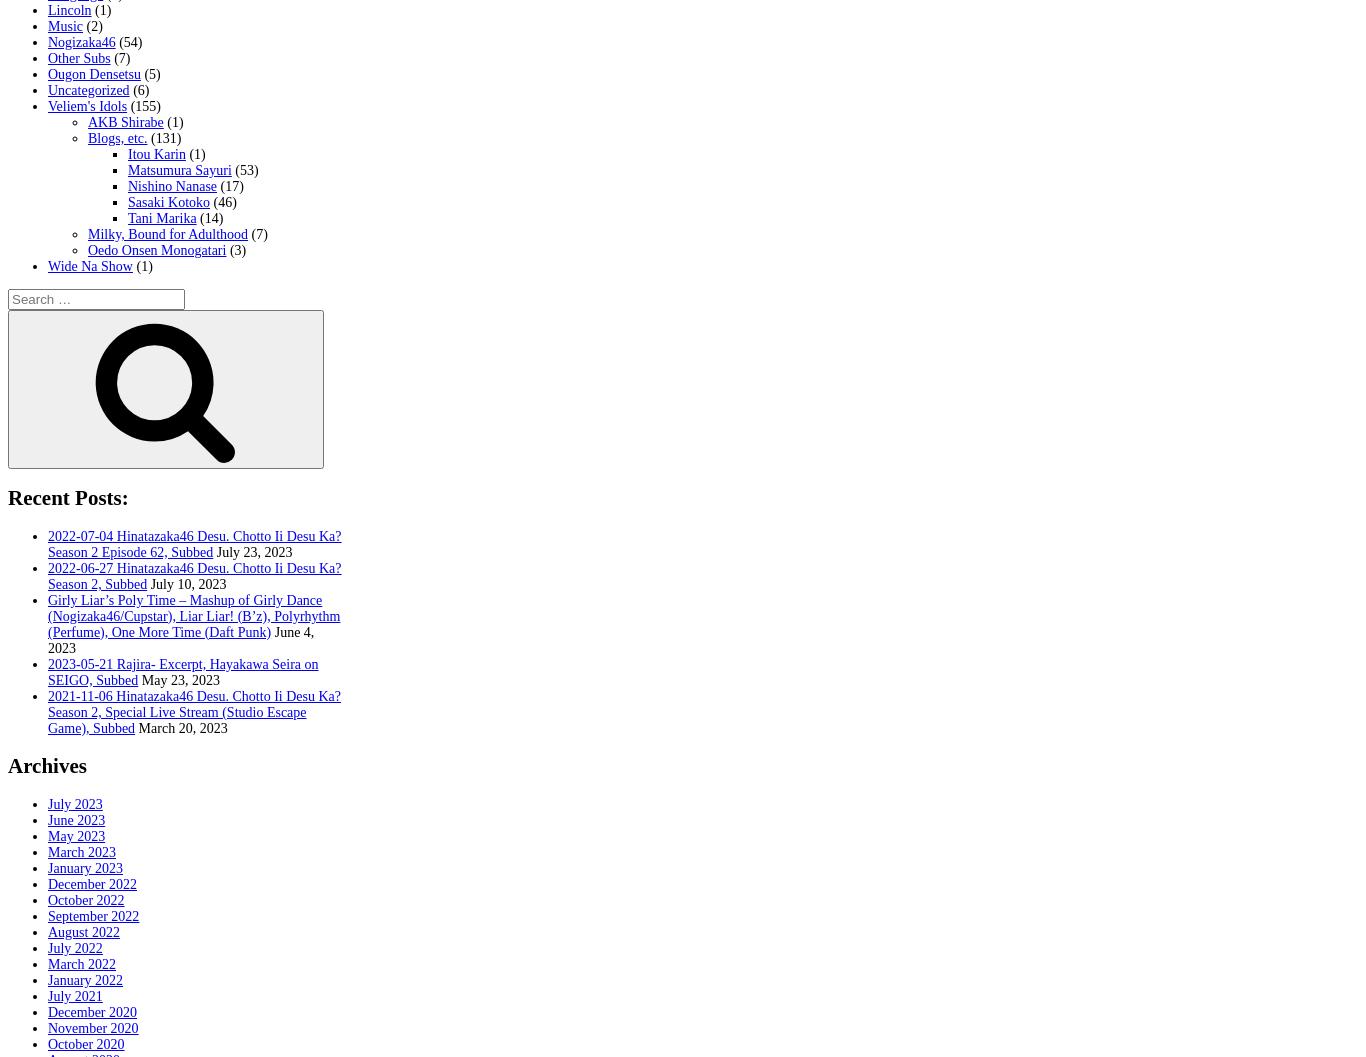  What do you see at coordinates (136, 726) in the screenshot?
I see `'March 20, 2023'` at bounding box center [136, 726].